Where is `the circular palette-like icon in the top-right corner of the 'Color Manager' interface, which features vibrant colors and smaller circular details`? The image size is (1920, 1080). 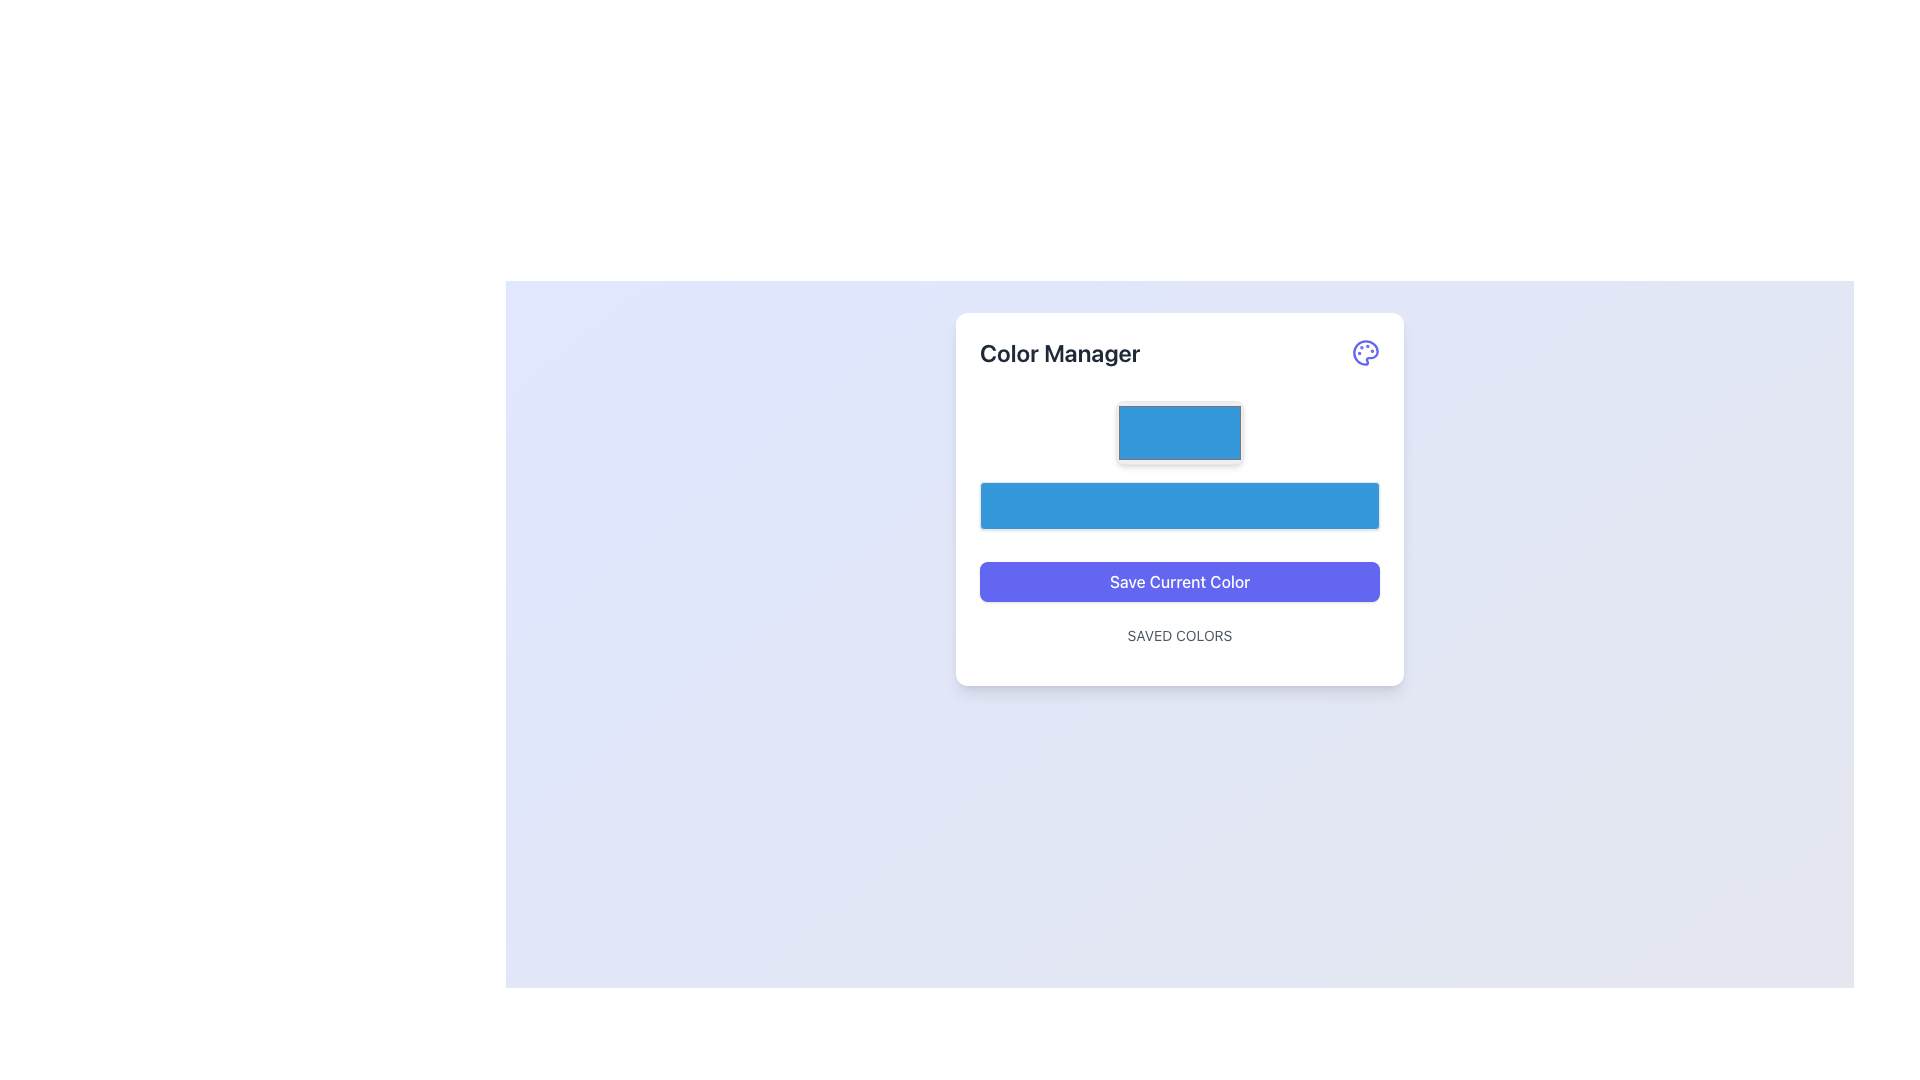
the circular palette-like icon in the top-right corner of the 'Color Manager' interface, which features vibrant colors and smaller circular details is located at coordinates (1365, 352).